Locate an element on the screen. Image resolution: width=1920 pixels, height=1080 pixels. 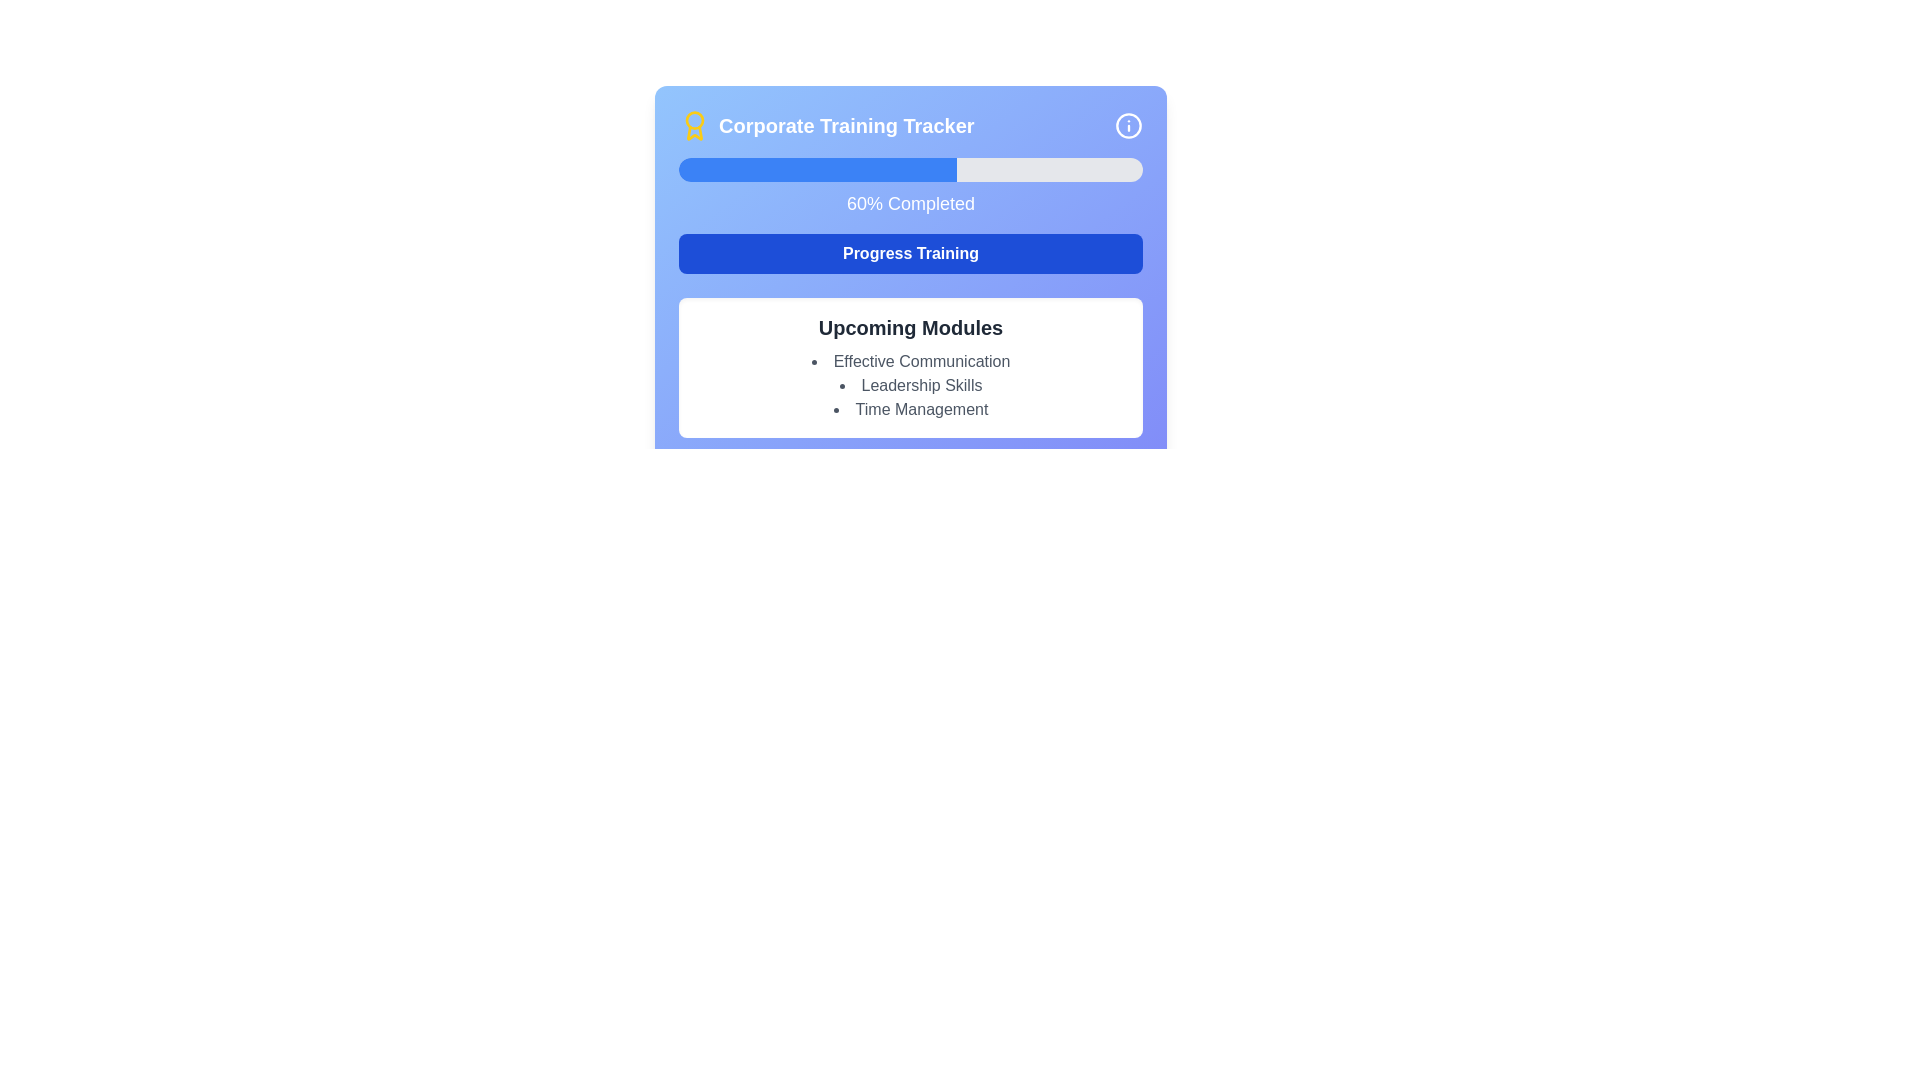
text from the bulleted list component containing 'Effective Communication,' 'Leadership Skills,' and 'Time Management' within the 'Upcoming Modules' section is located at coordinates (910, 385).